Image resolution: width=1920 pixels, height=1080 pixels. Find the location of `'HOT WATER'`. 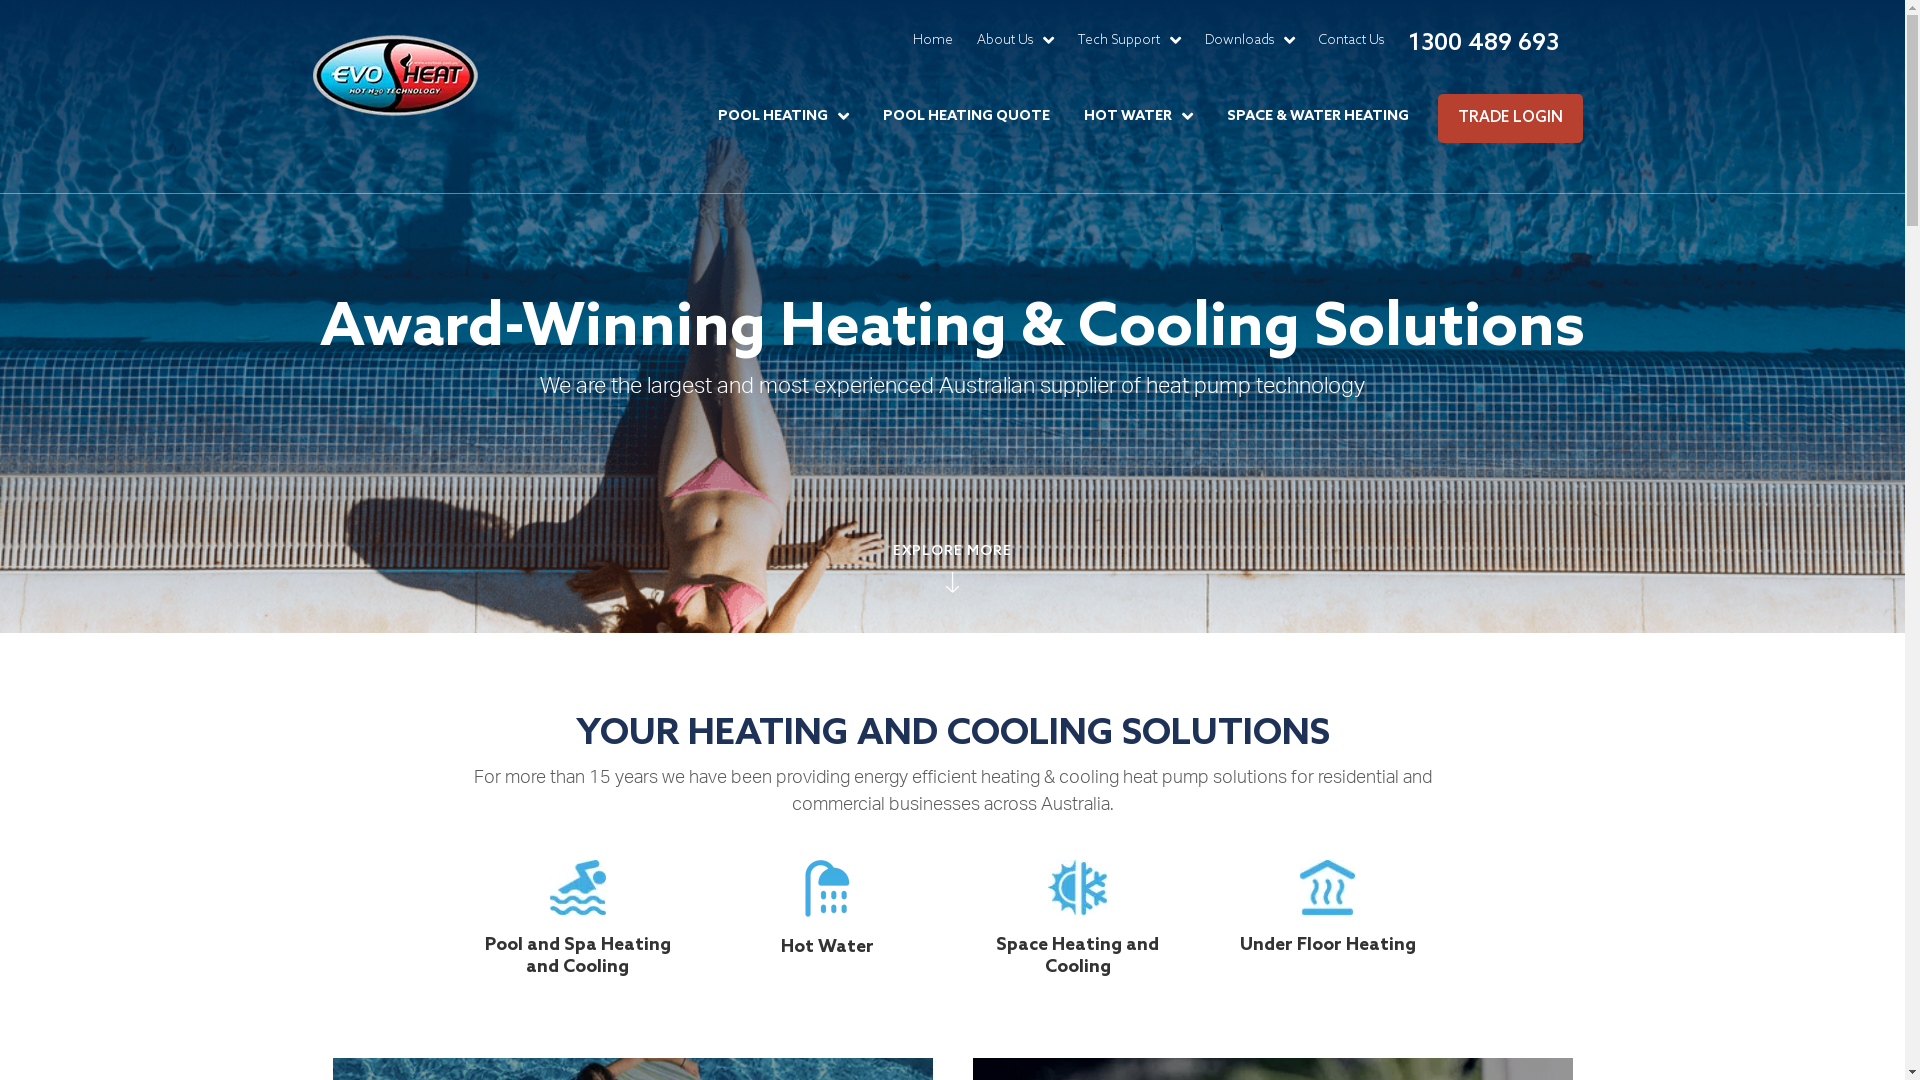

'HOT WATER' is located at coordinates (1138, 116).